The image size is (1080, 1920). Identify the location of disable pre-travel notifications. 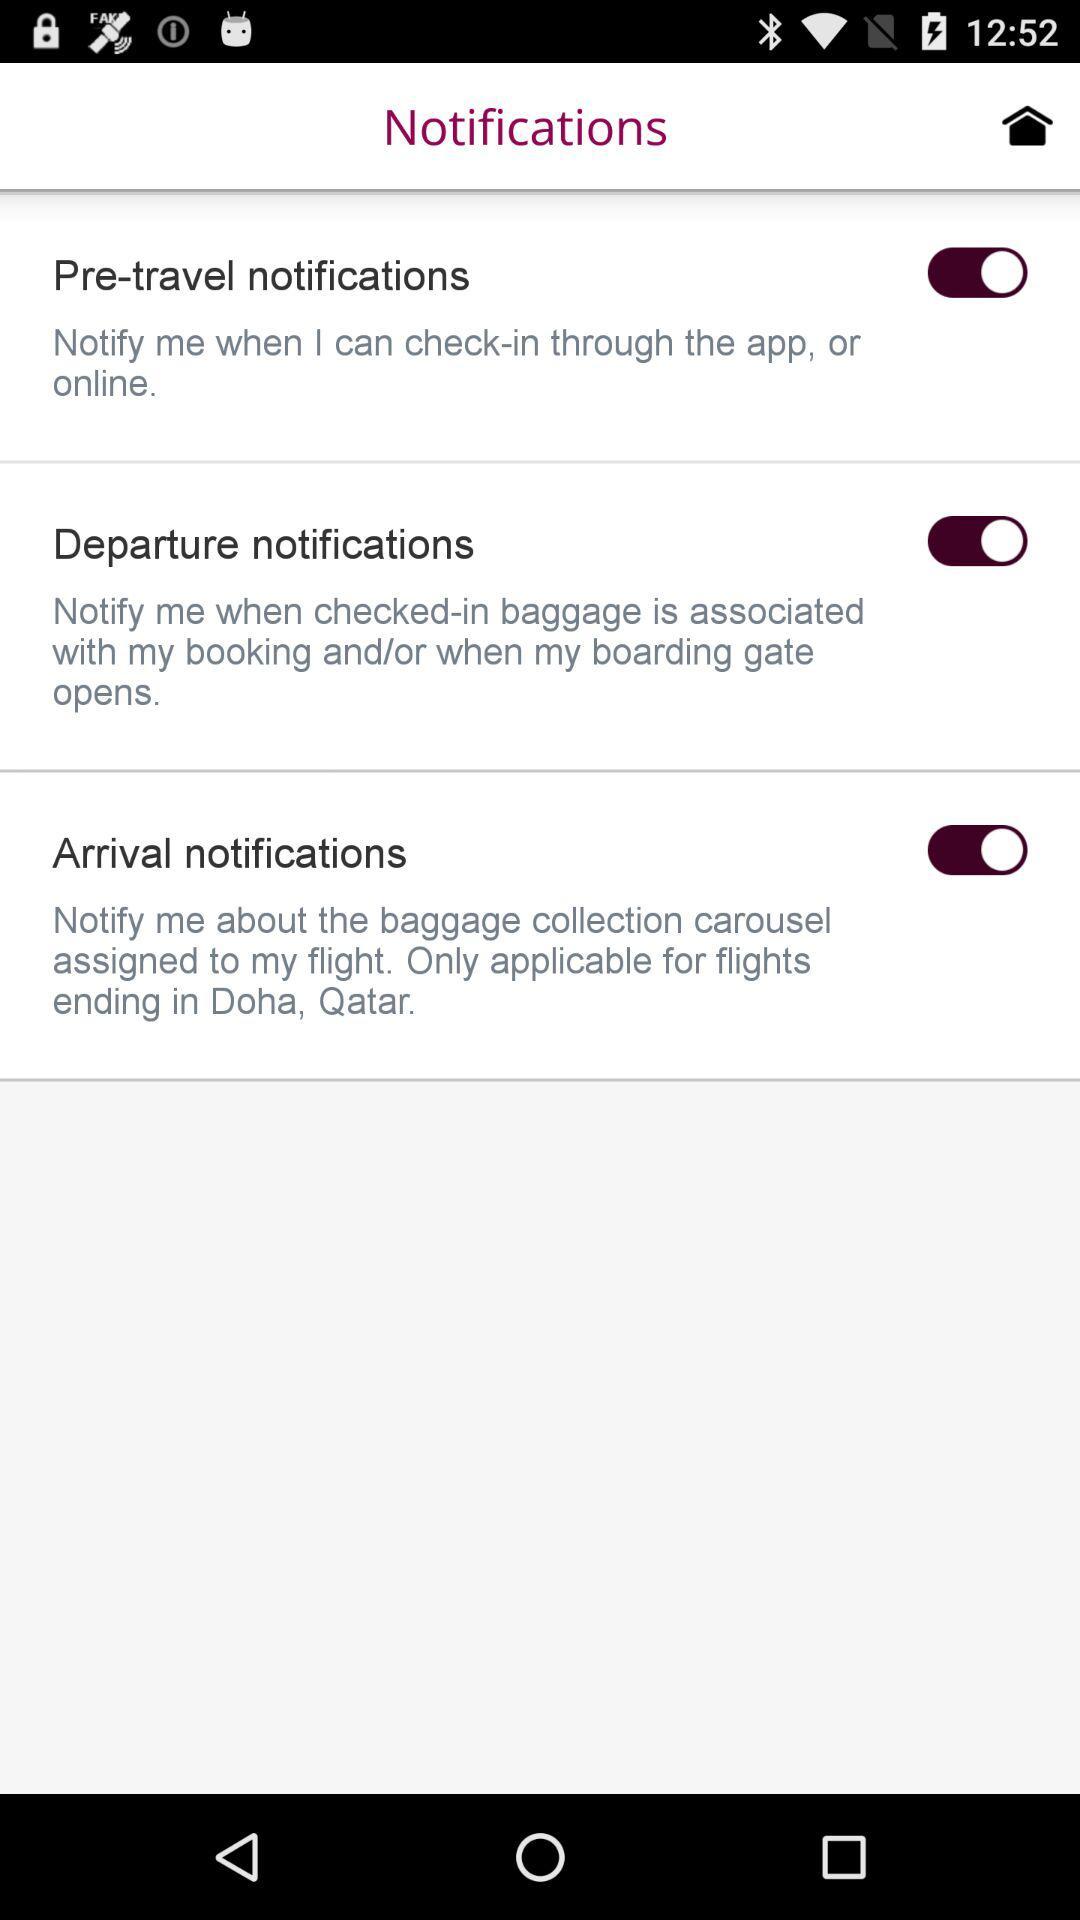
(976, 271).